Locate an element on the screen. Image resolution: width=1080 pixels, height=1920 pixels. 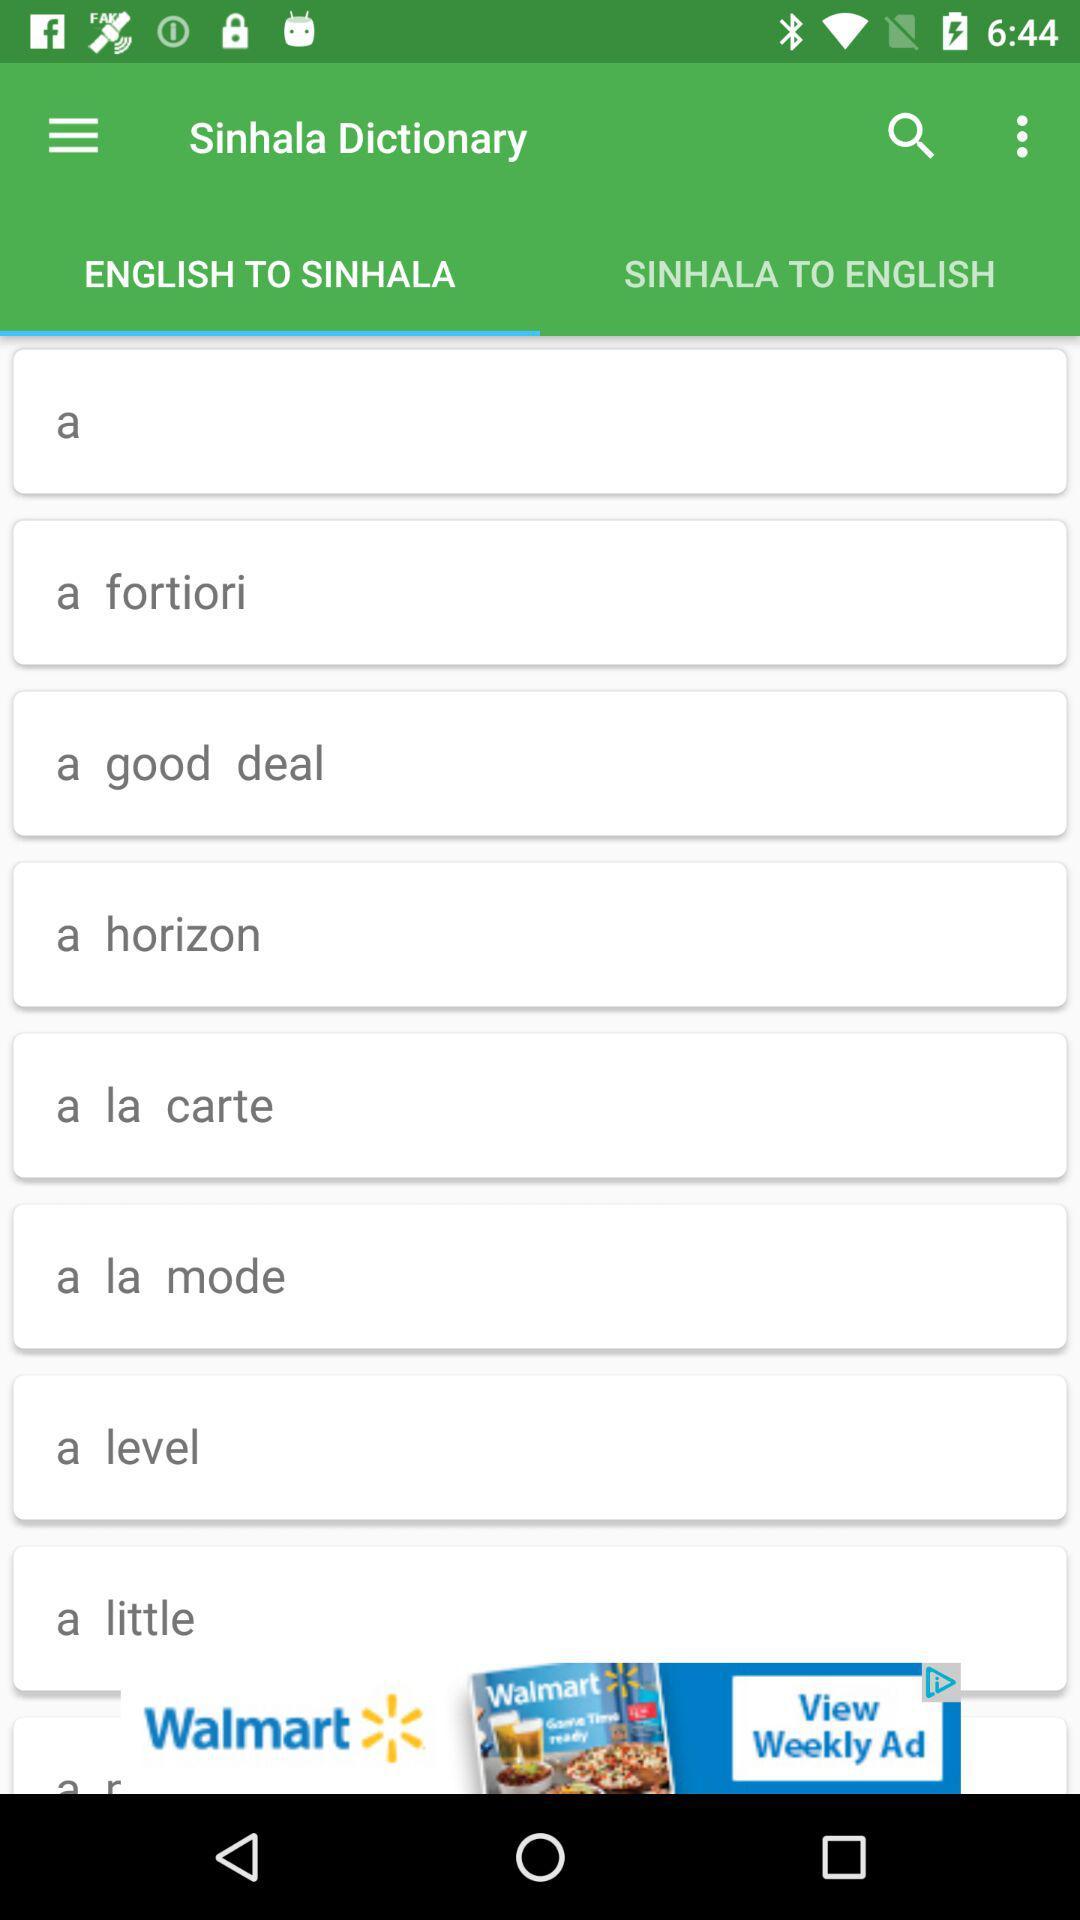
open advertisement is located at coordinates (540, 1727).